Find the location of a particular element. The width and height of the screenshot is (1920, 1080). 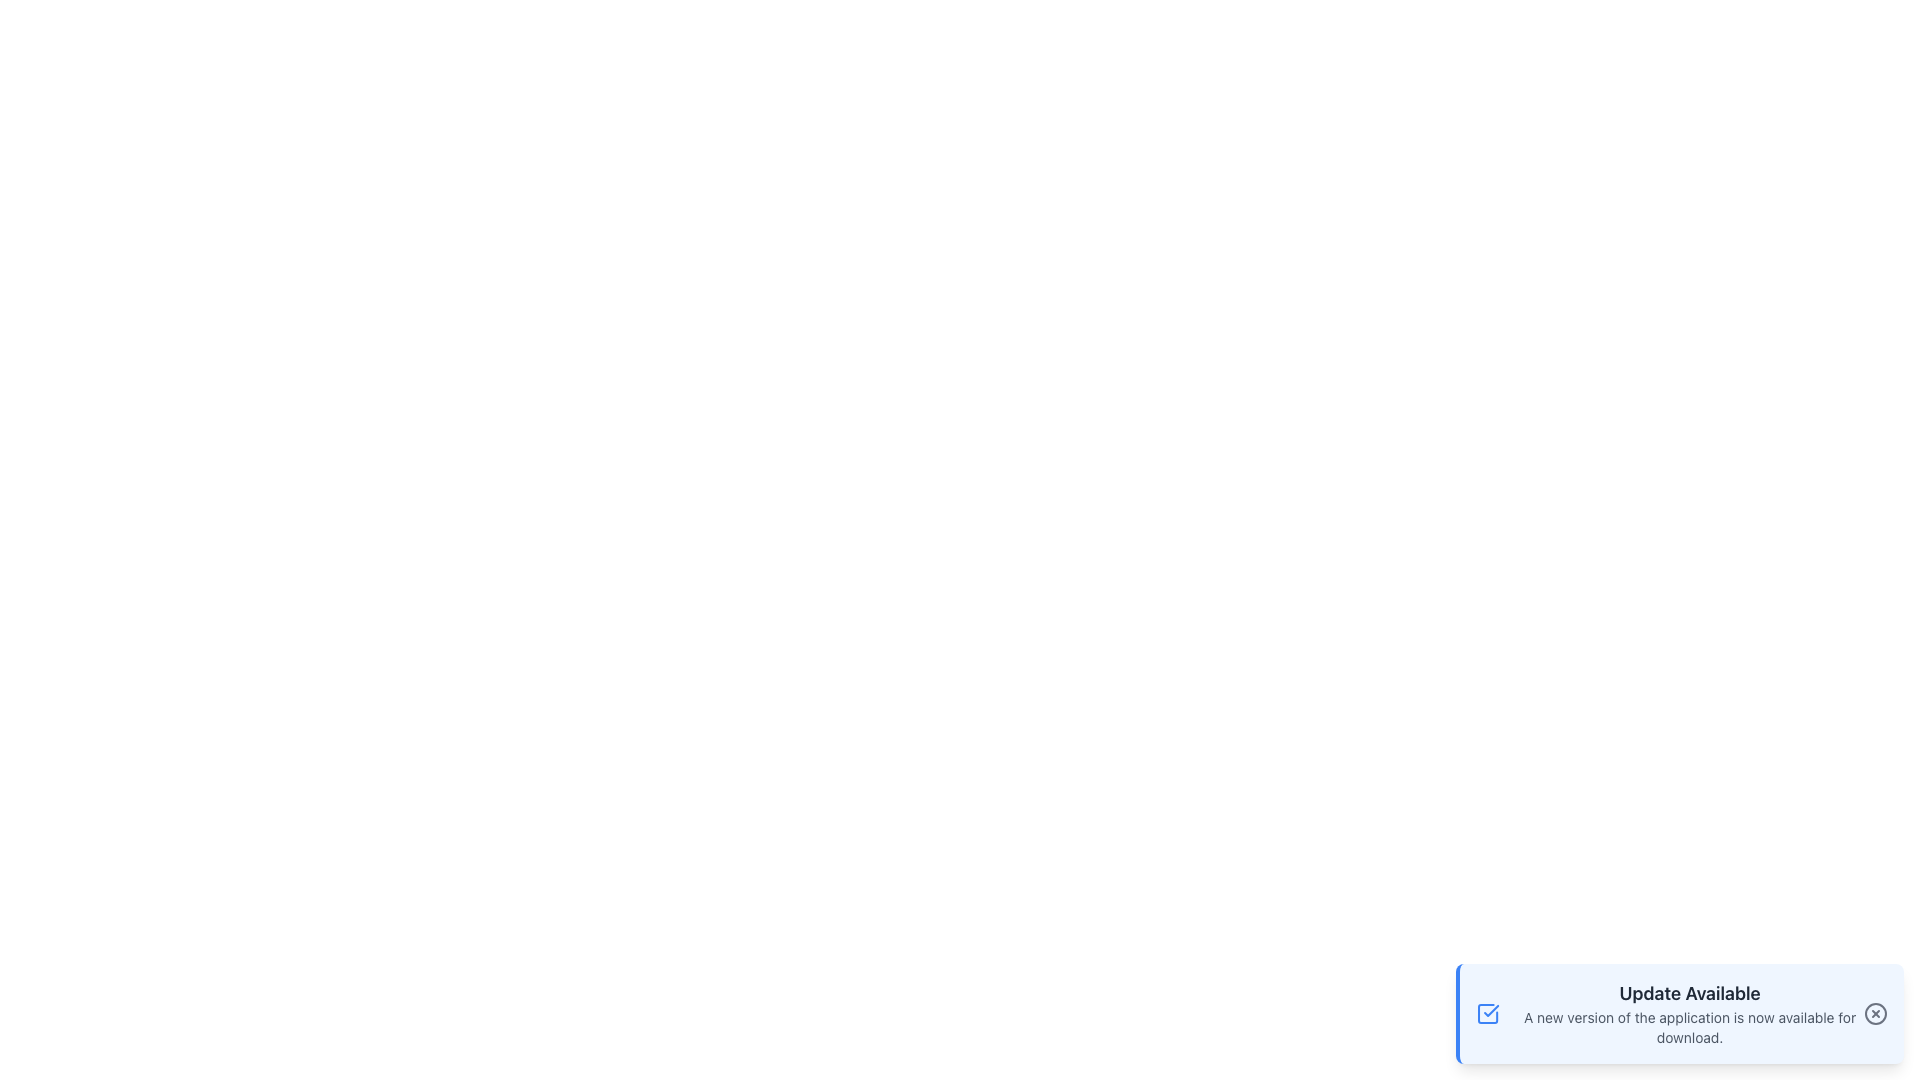

the circular 'close' button with an 'X' symbol inside a circle, located at the far right end of the notification panel labeled 'Update Available' is located at coordinates (1875, 1014).